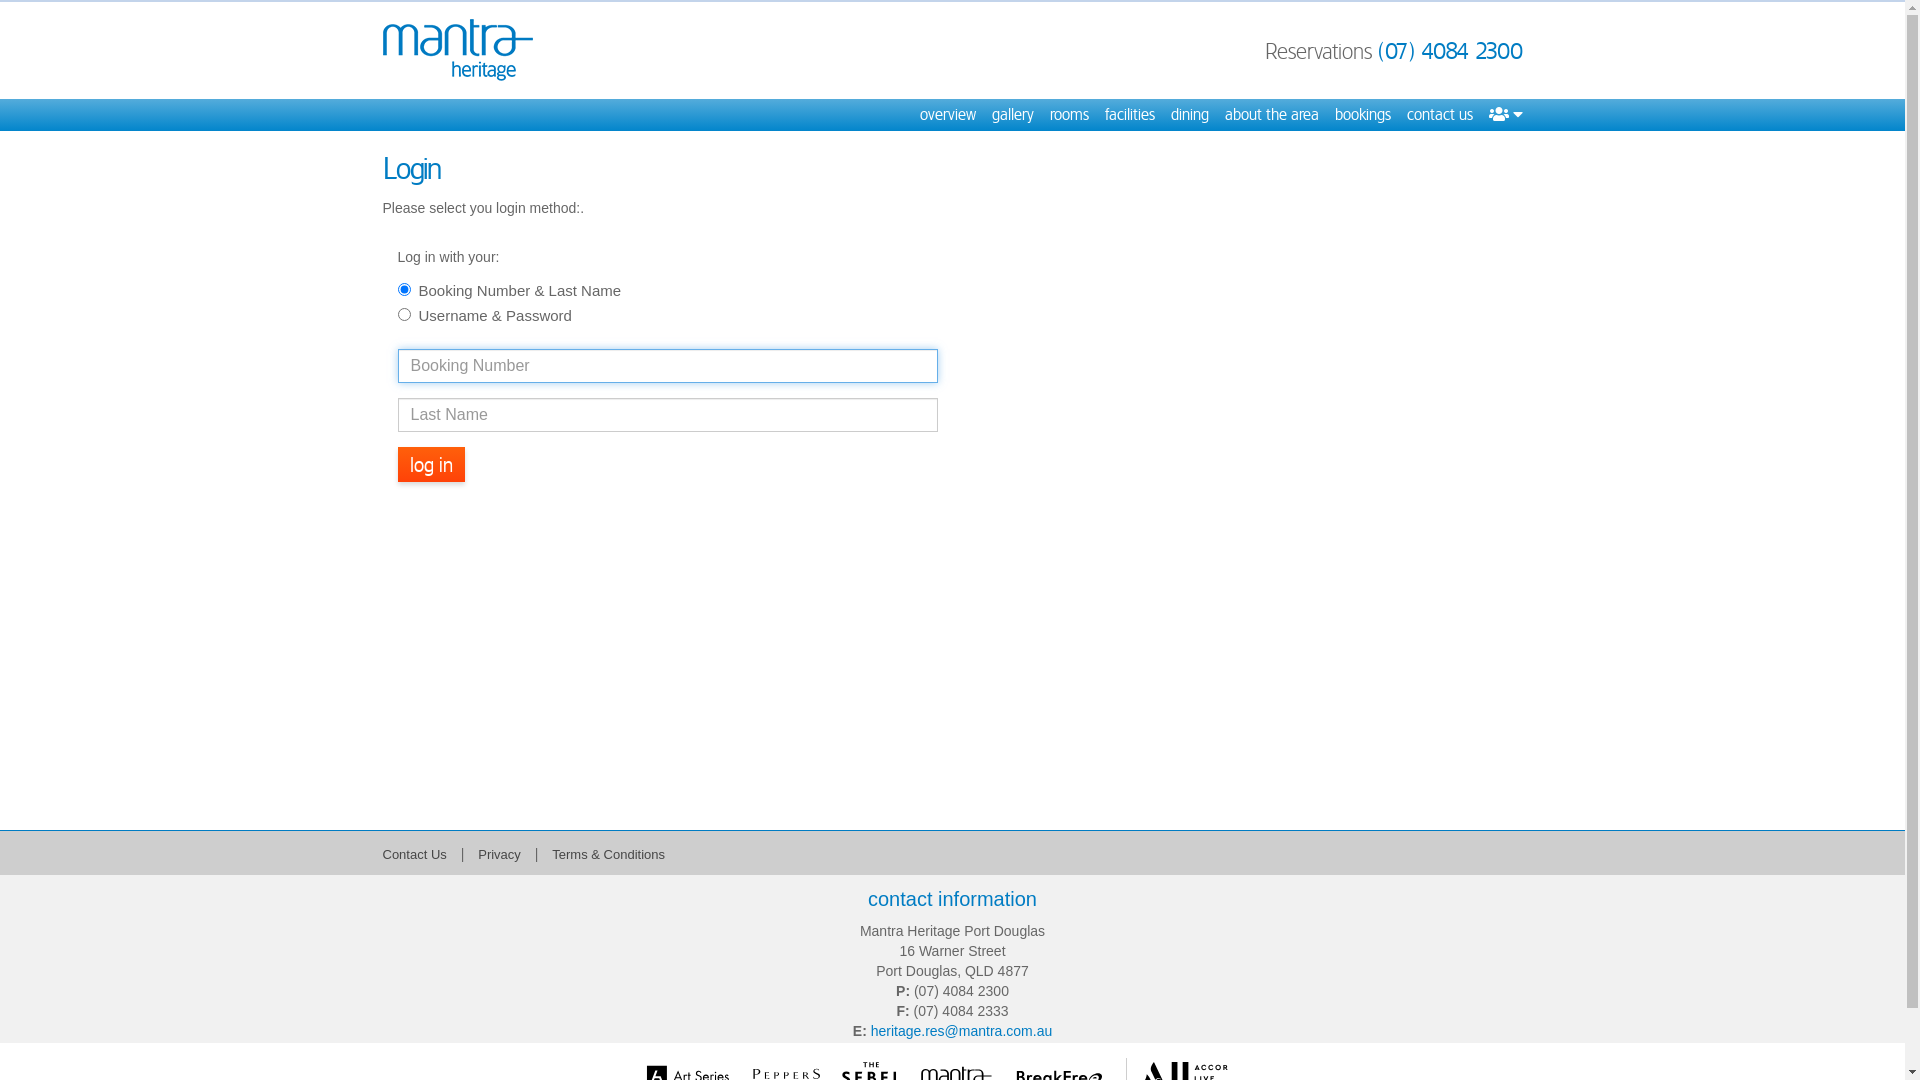 The width and height of the screenshot is (1920, 1080). What do you see at coordinates (1012, 115) in the screenshot?
I see `'gallery'` at bounding box center [1012, 115].